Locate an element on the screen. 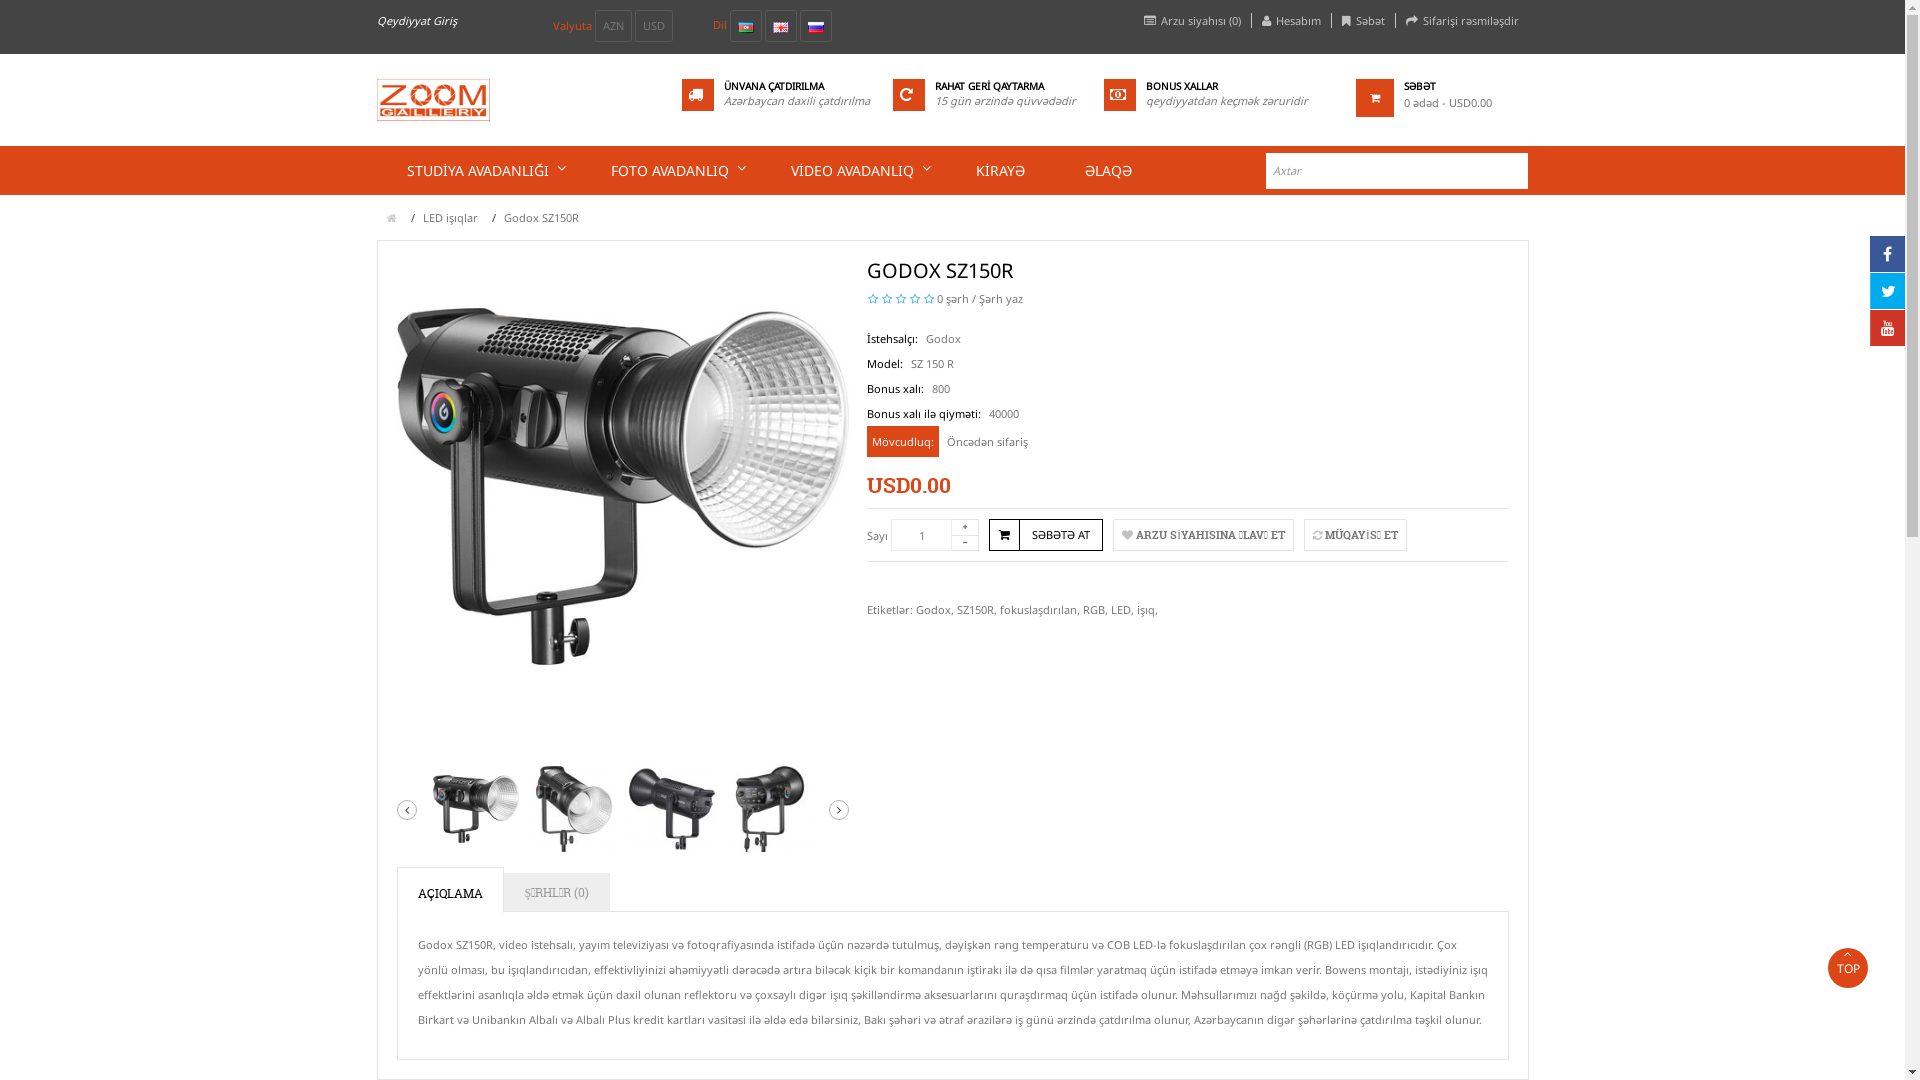 The image size is (1920, 1080). 'Godox SZ150R' is located at coordinates (573, 808).